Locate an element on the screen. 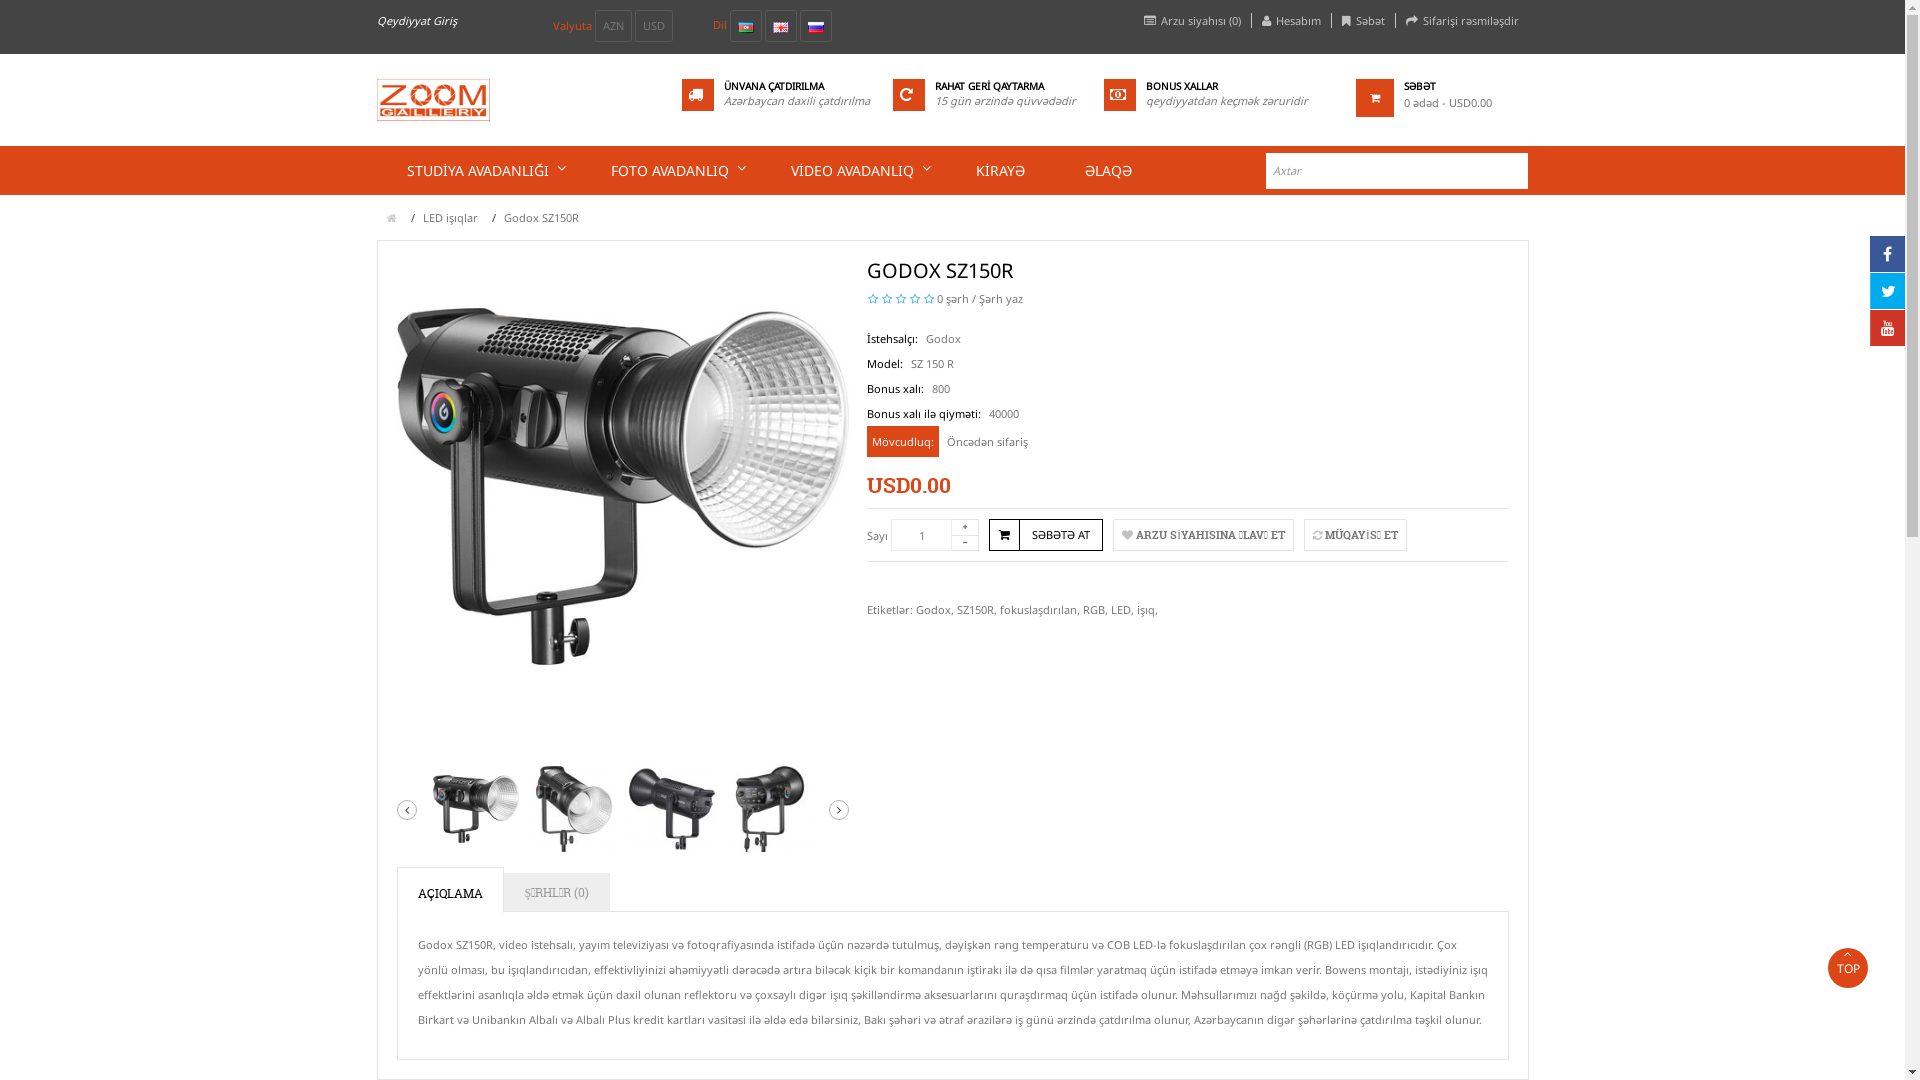 The image size is (1920, 1080). 'Godox SZ150R' is located at coordinates (573, 808).